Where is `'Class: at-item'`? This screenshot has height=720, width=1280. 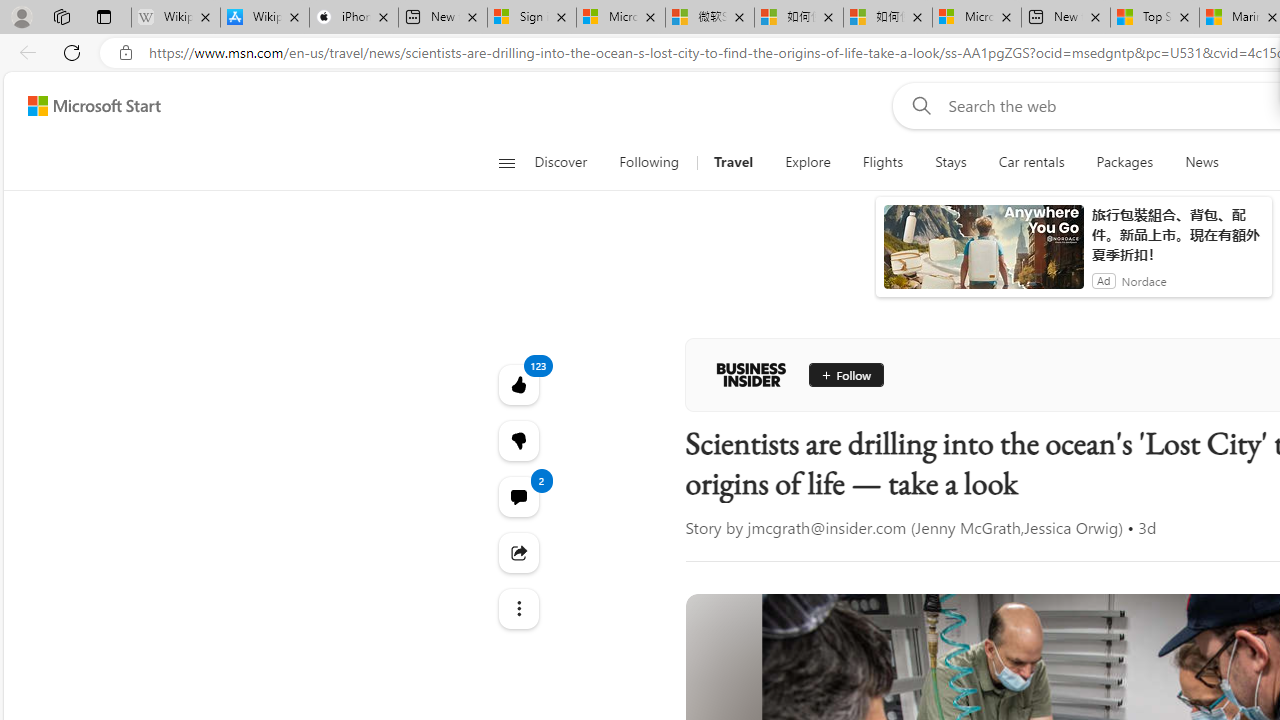 'Class: at-item' is located at coordinates (518, 608).